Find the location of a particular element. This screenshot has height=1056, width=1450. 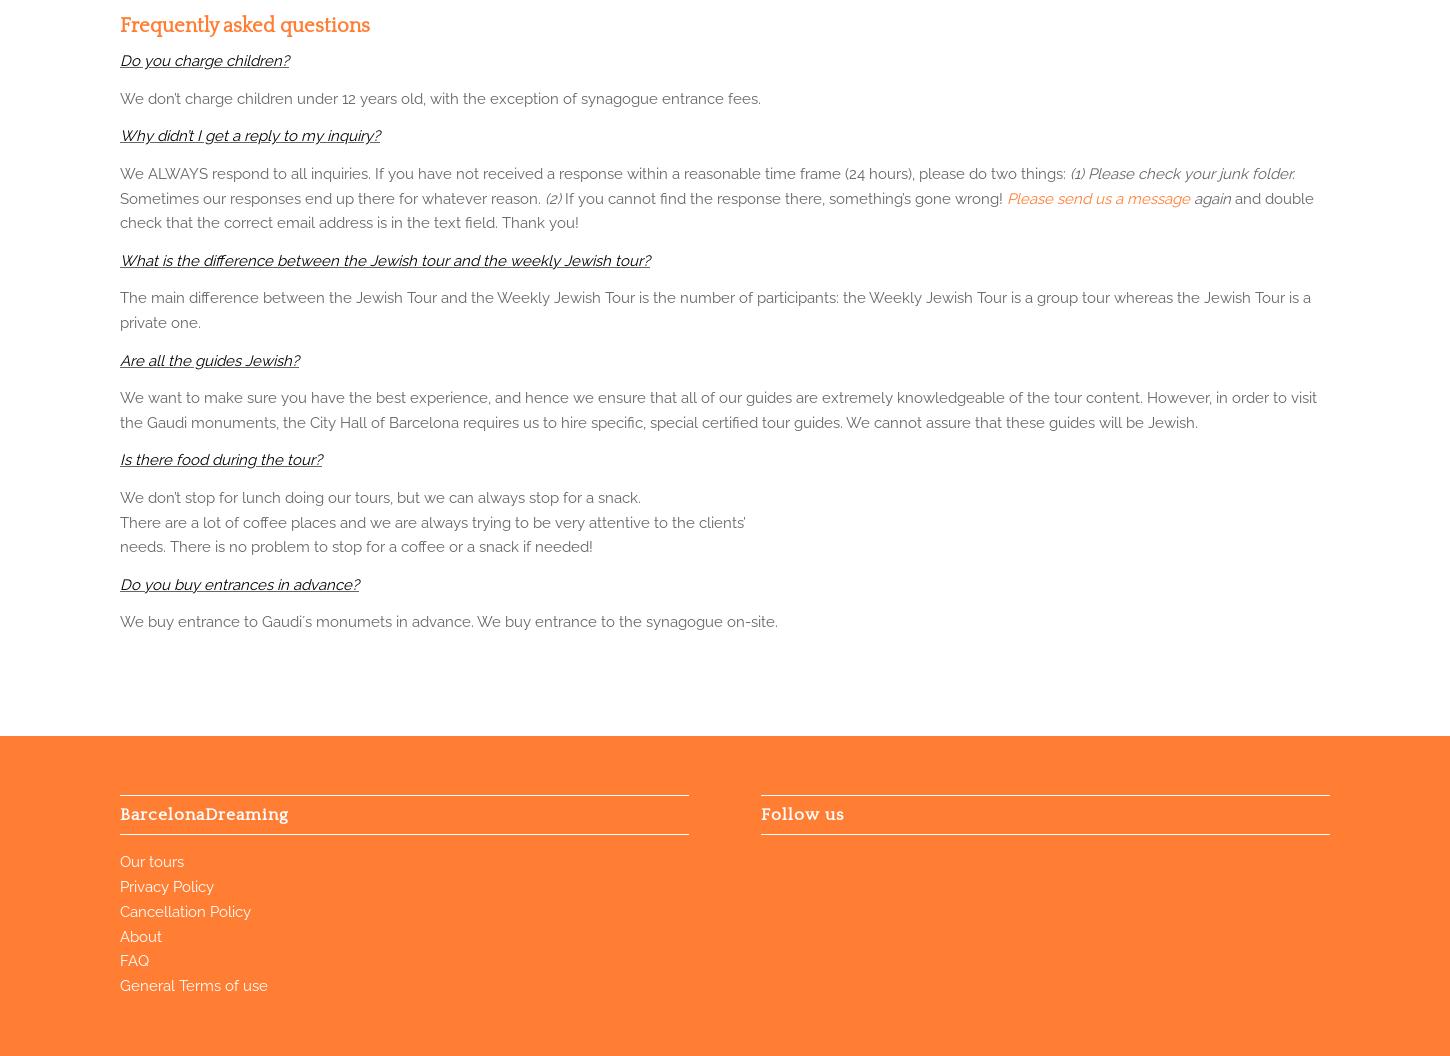

'Cancellation Policy' is located at coordinates (184, 910).